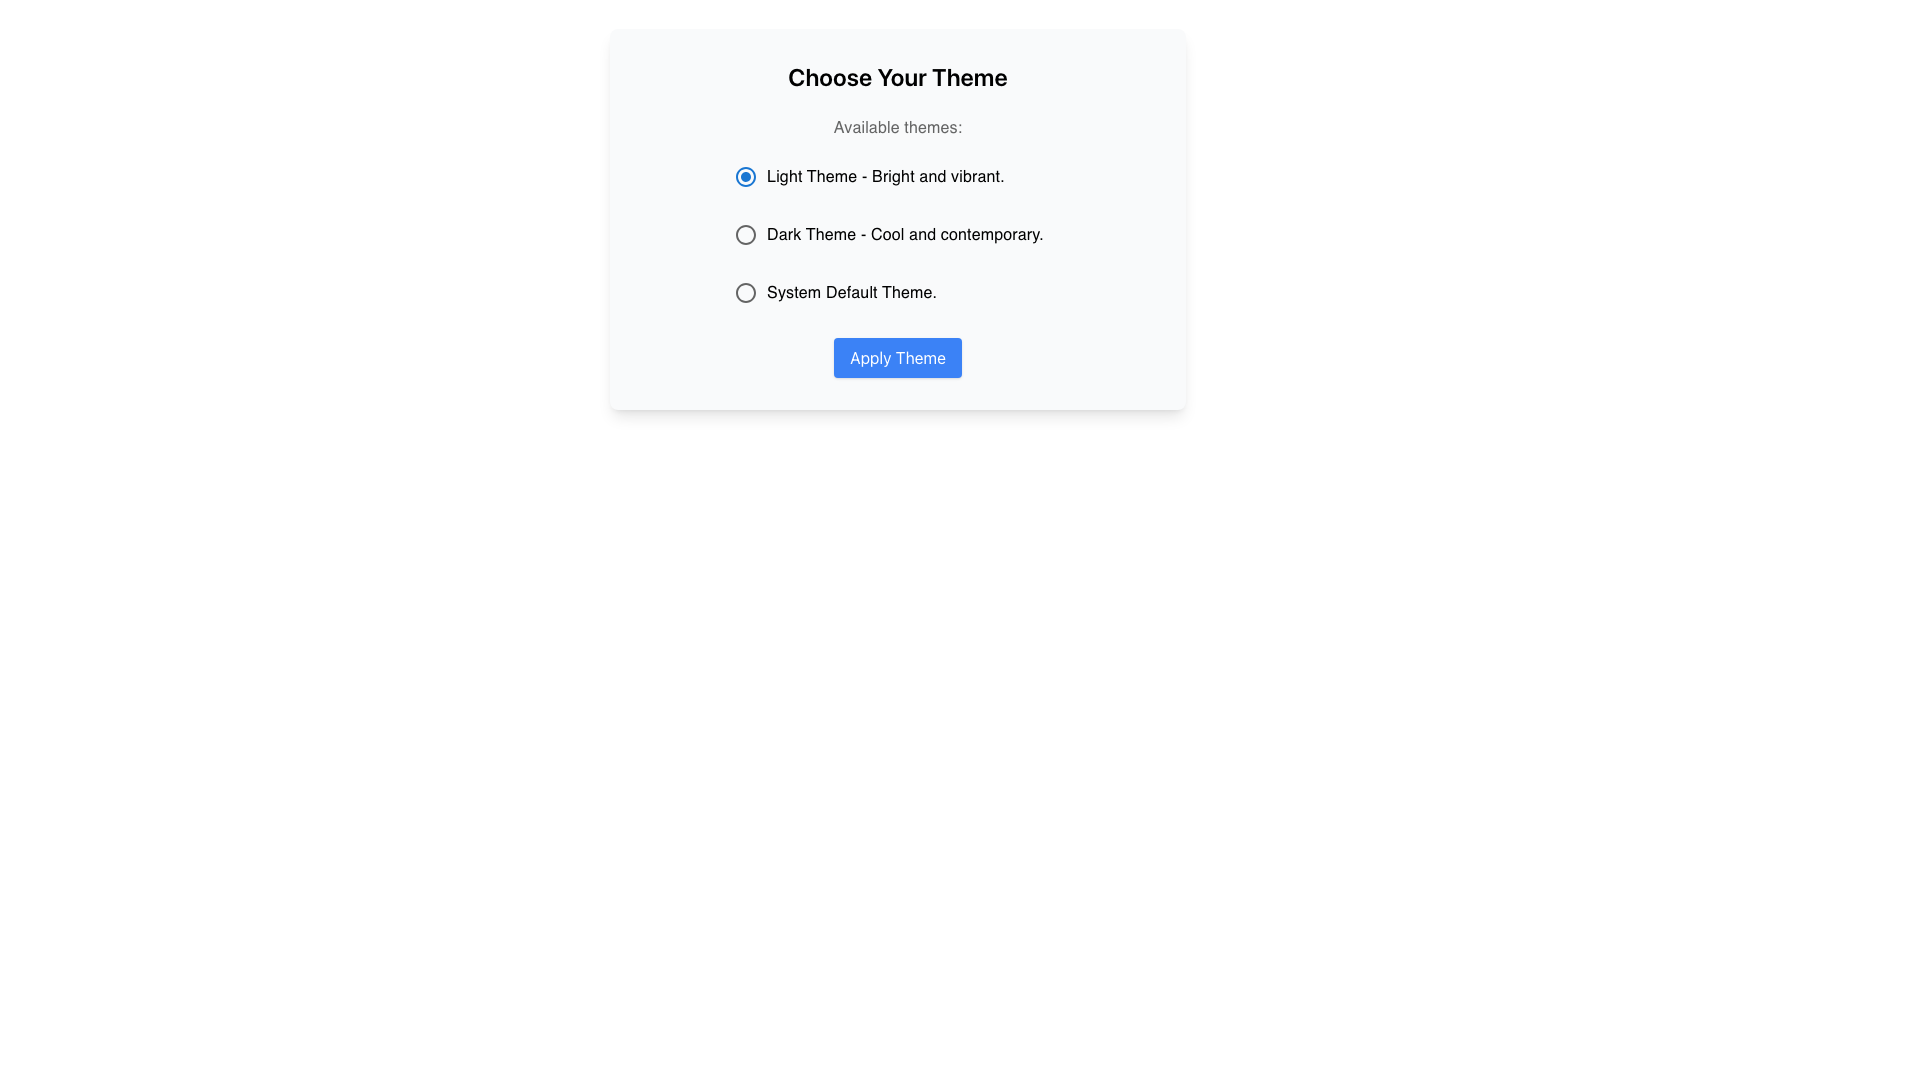 Image resolution: width=1920 pixels, height=1080 pixels. What do you see at coordinates (745, 176) in the screenshot?
I see `the 'Light Theme' radio button` at bounding box center [745, 176].